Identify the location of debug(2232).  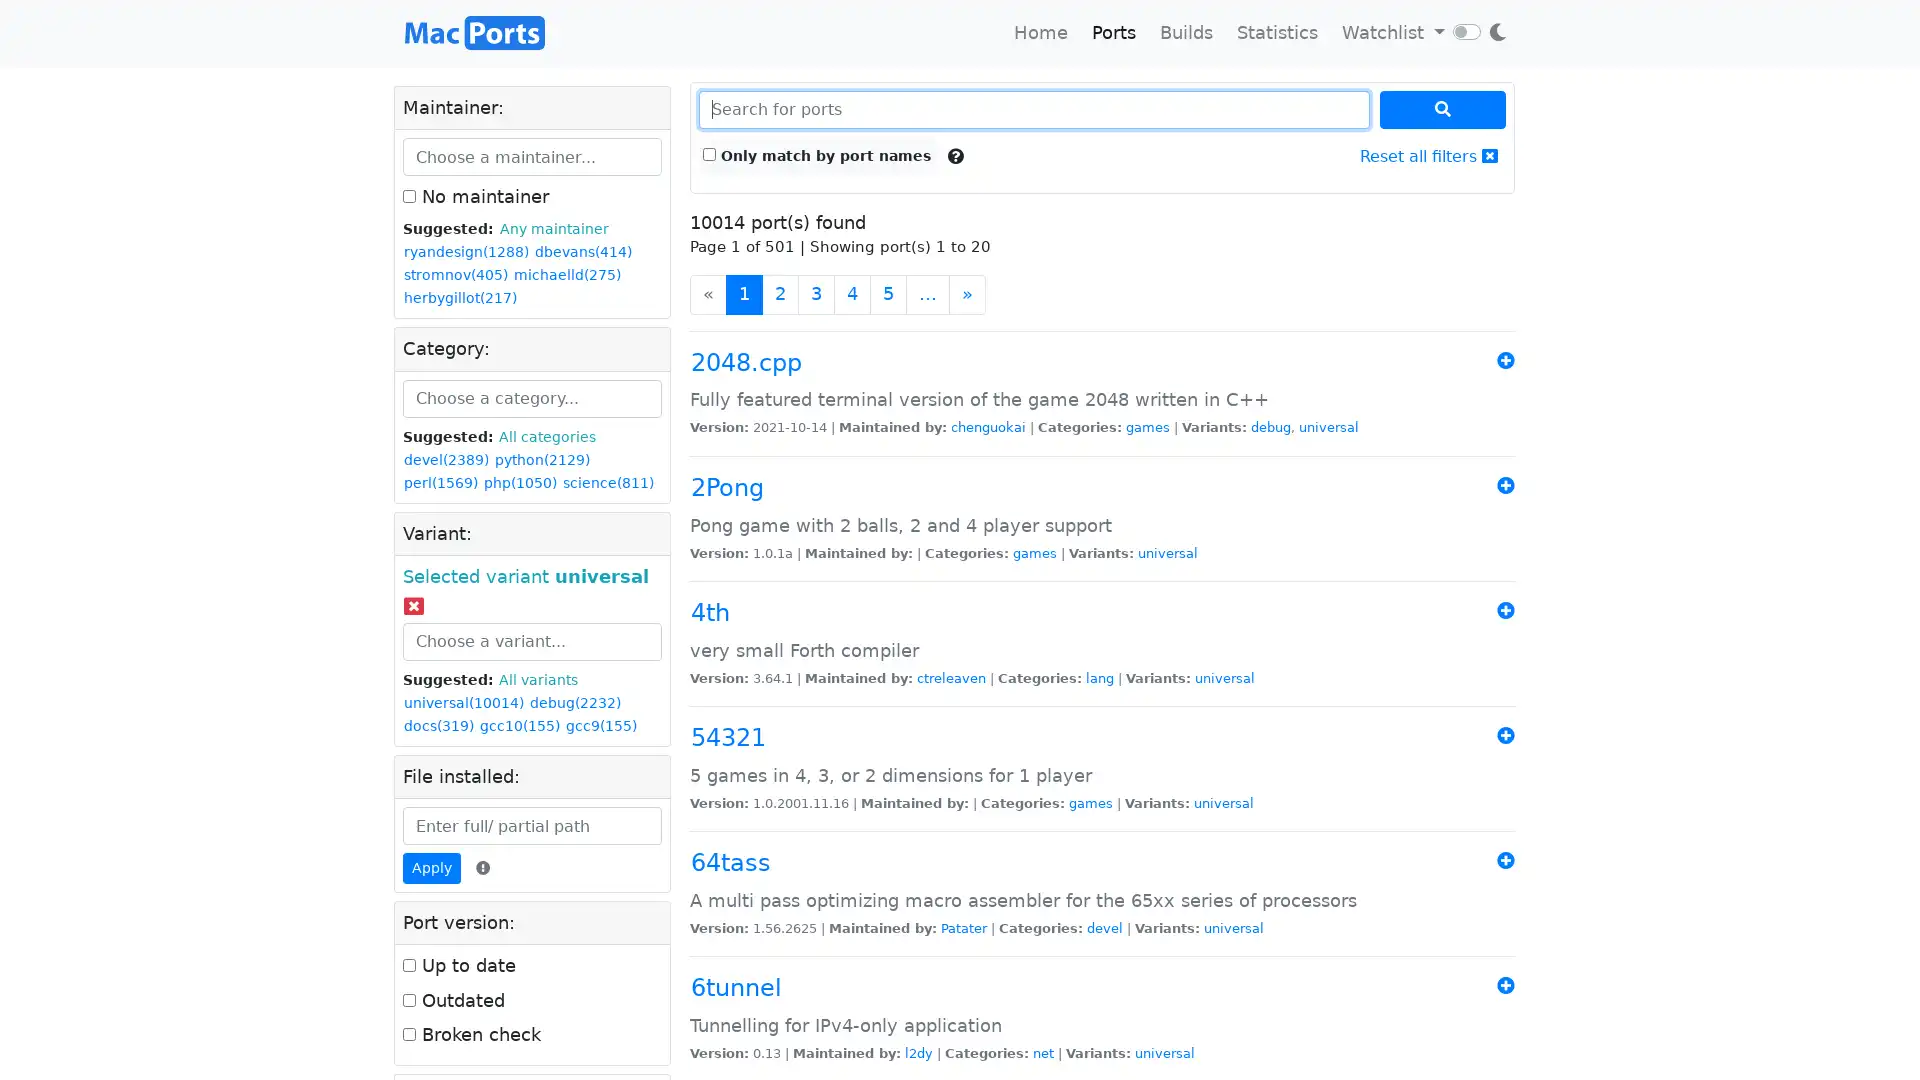
(574, 701).